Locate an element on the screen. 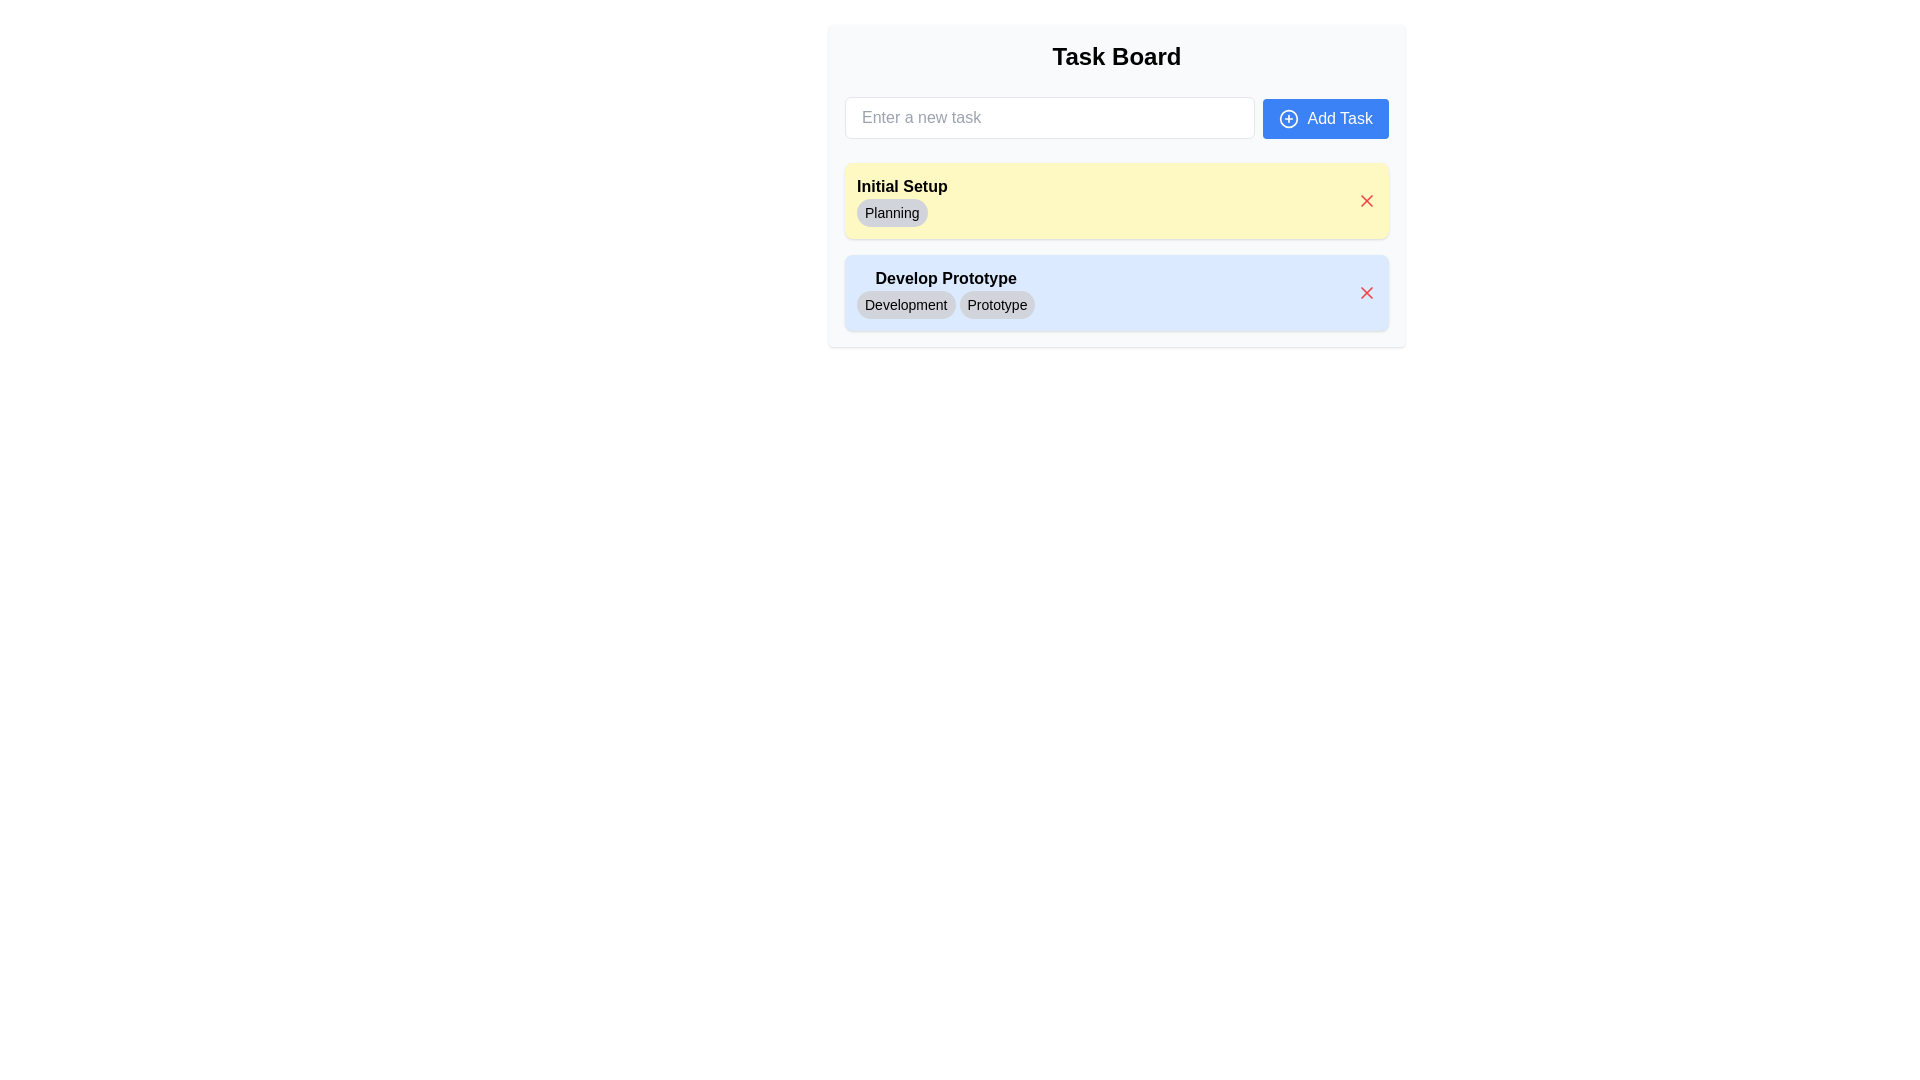  the delete button located at the top-right corner of the yellow rectangular task card labeled 'Initial Setup - Planning' is located at coordinates (1366, 200).